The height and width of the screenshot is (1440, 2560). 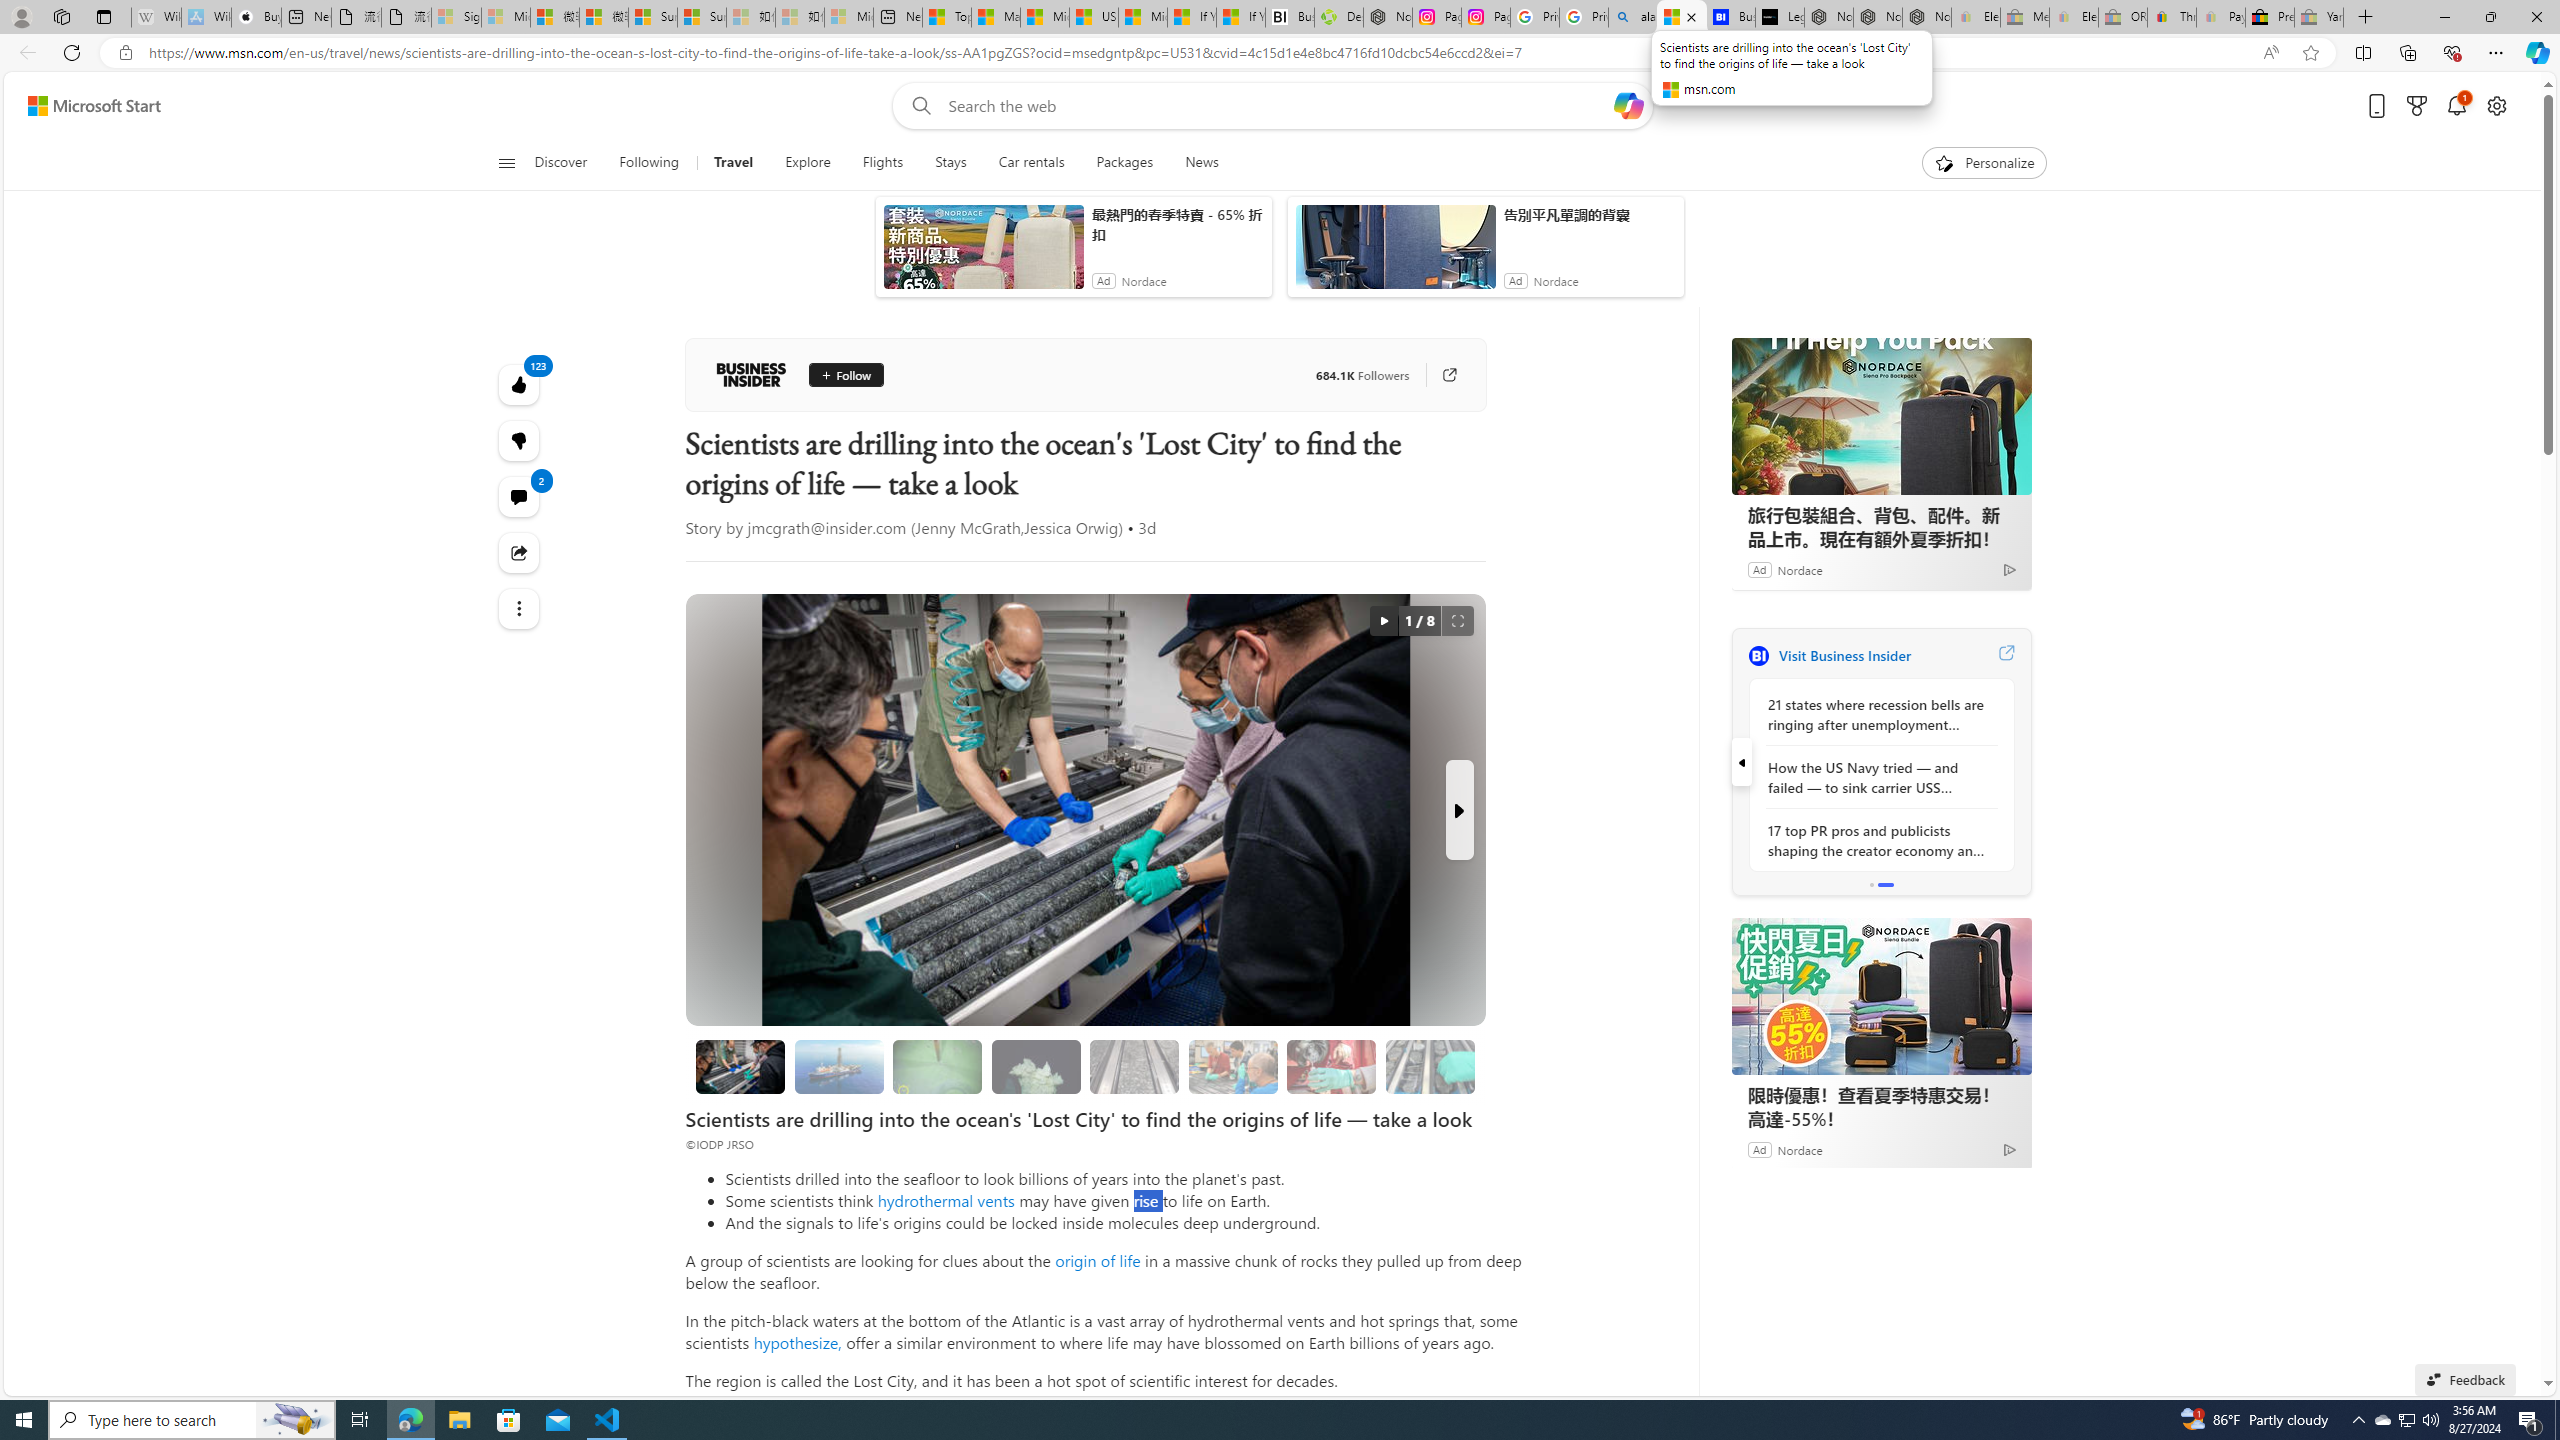 What do you see at coordinates (1632, 16) in the screenshot?
I see `'alabama high school quarterback dies - Search'` at bounding box center [1632, 16].